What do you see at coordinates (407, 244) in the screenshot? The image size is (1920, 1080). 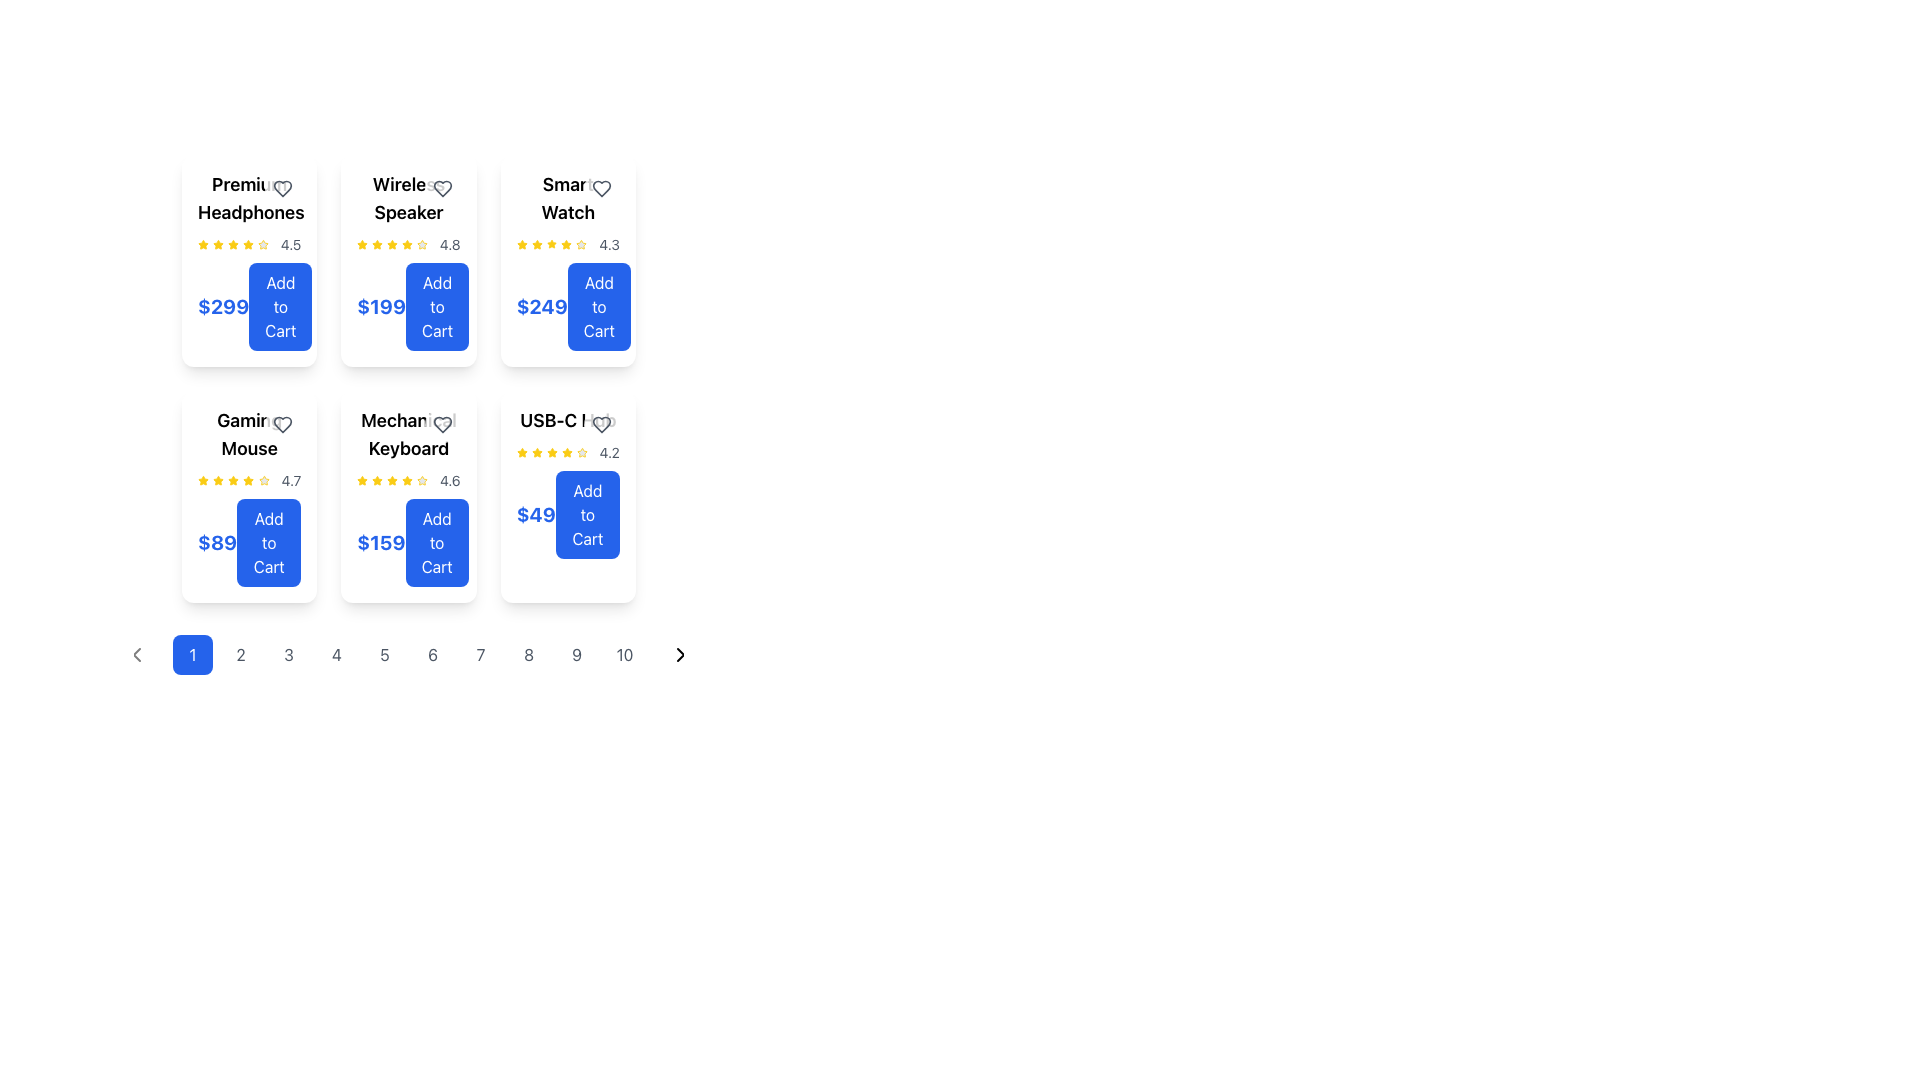 I see `the static grouped rating representation located under the product 'Wireless Speaker', which visually indicates the product rating with stars and a numerical value` at bounding box center [407, 244].